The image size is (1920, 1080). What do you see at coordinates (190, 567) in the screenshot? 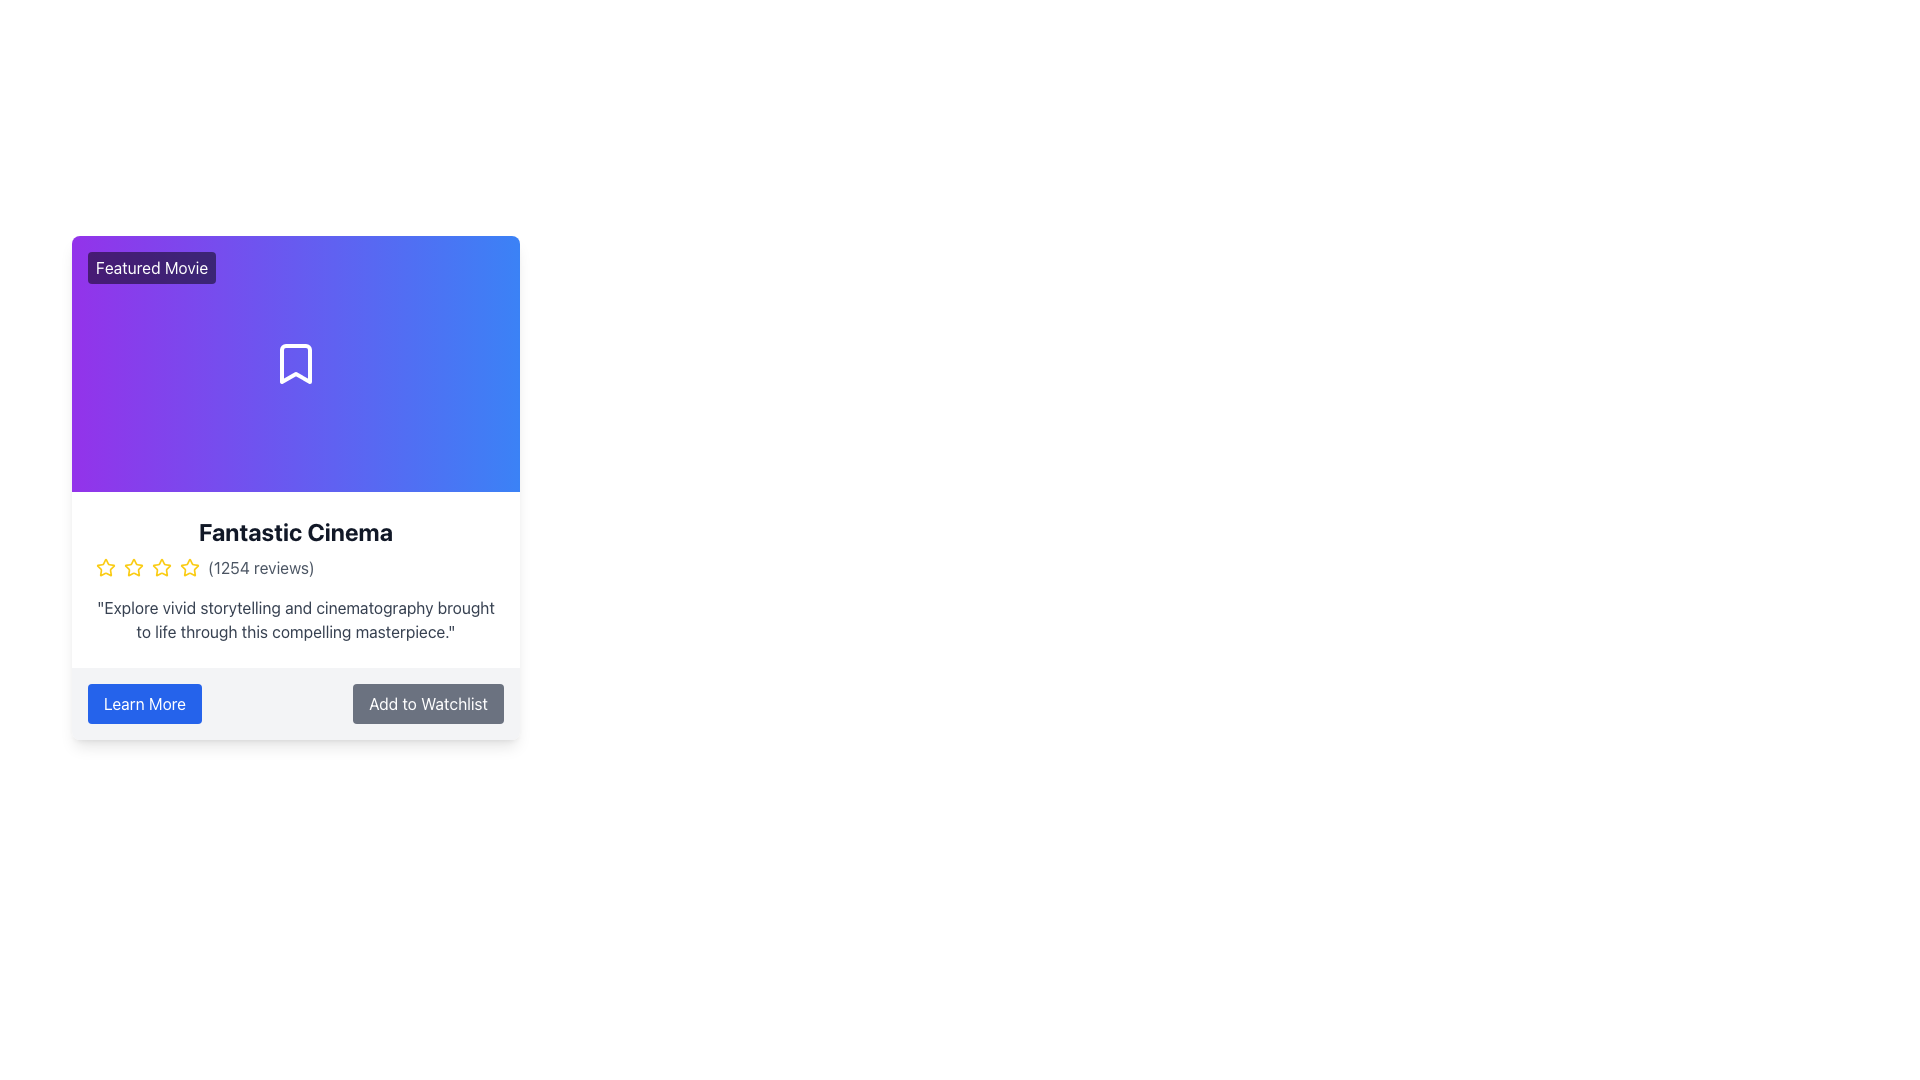
I see `the fifth star icon in the rating display` at bounding box center [190, 567].